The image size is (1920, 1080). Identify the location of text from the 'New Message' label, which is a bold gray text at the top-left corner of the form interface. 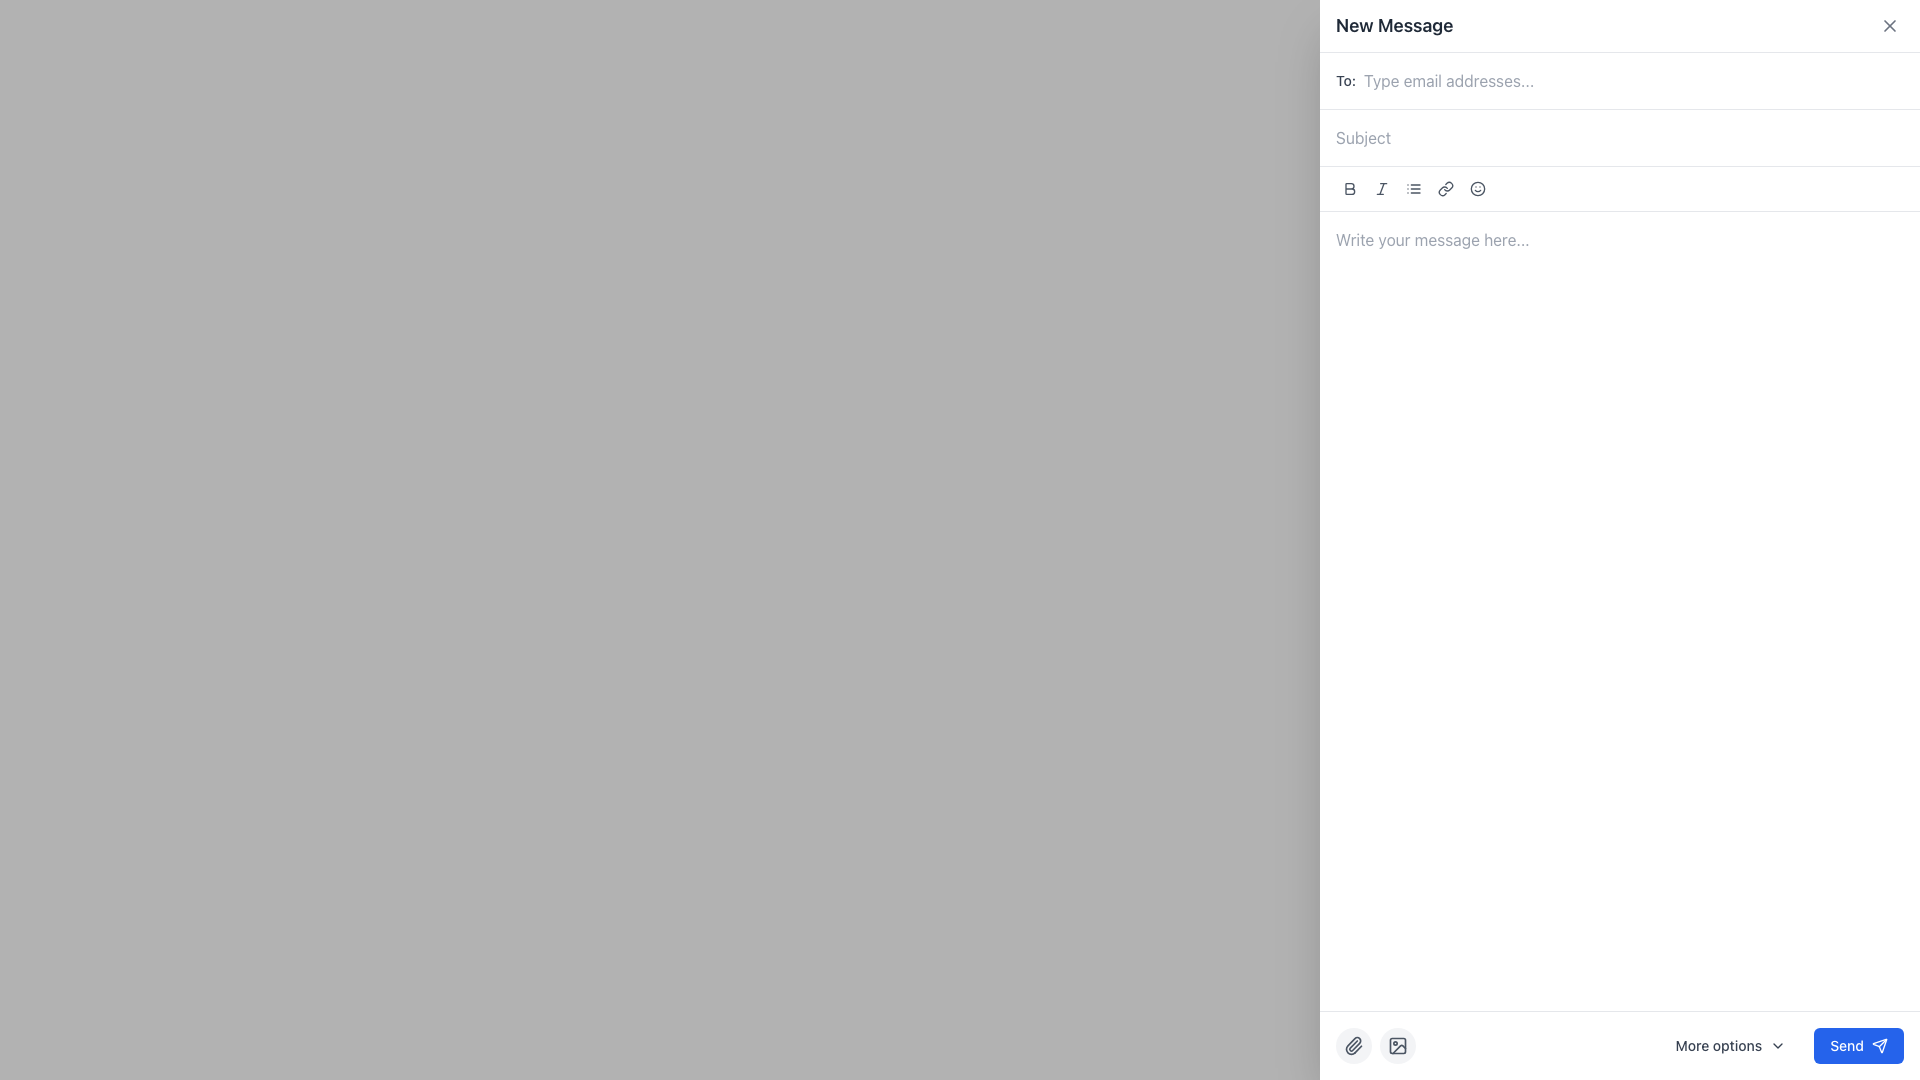
(1393, 26).